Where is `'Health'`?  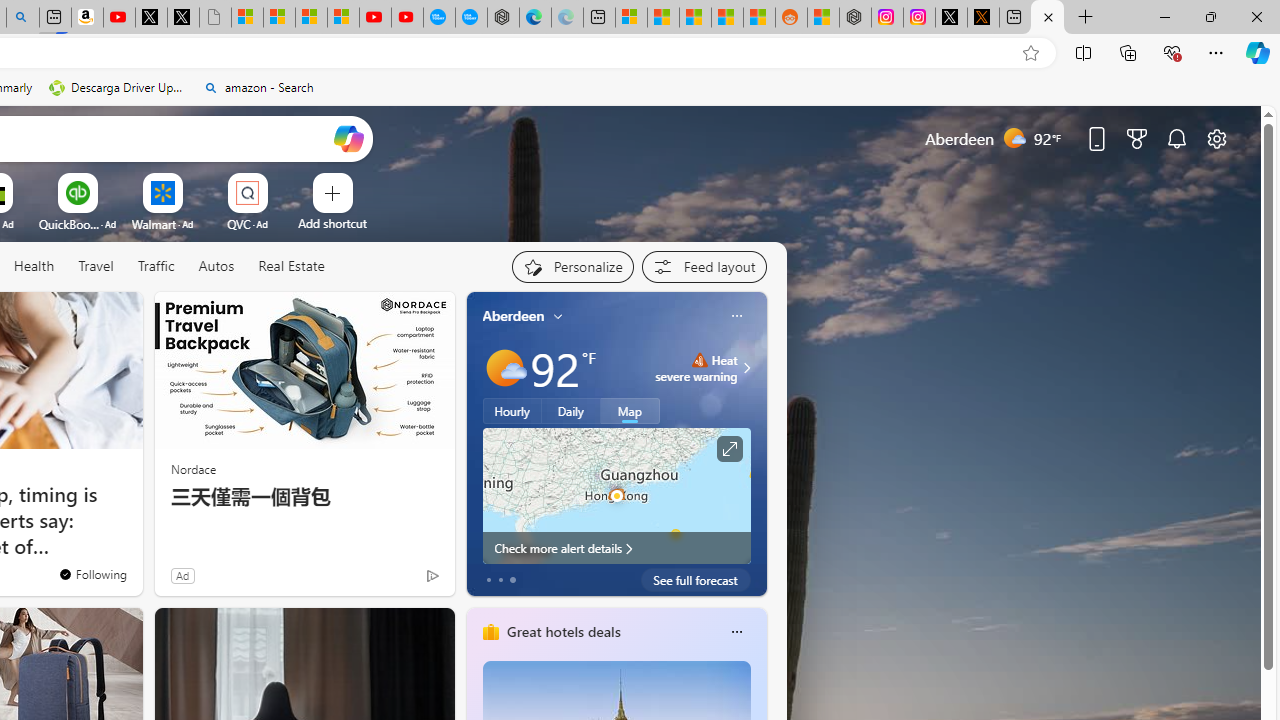 'Health' is located at coordinates (34, 265).